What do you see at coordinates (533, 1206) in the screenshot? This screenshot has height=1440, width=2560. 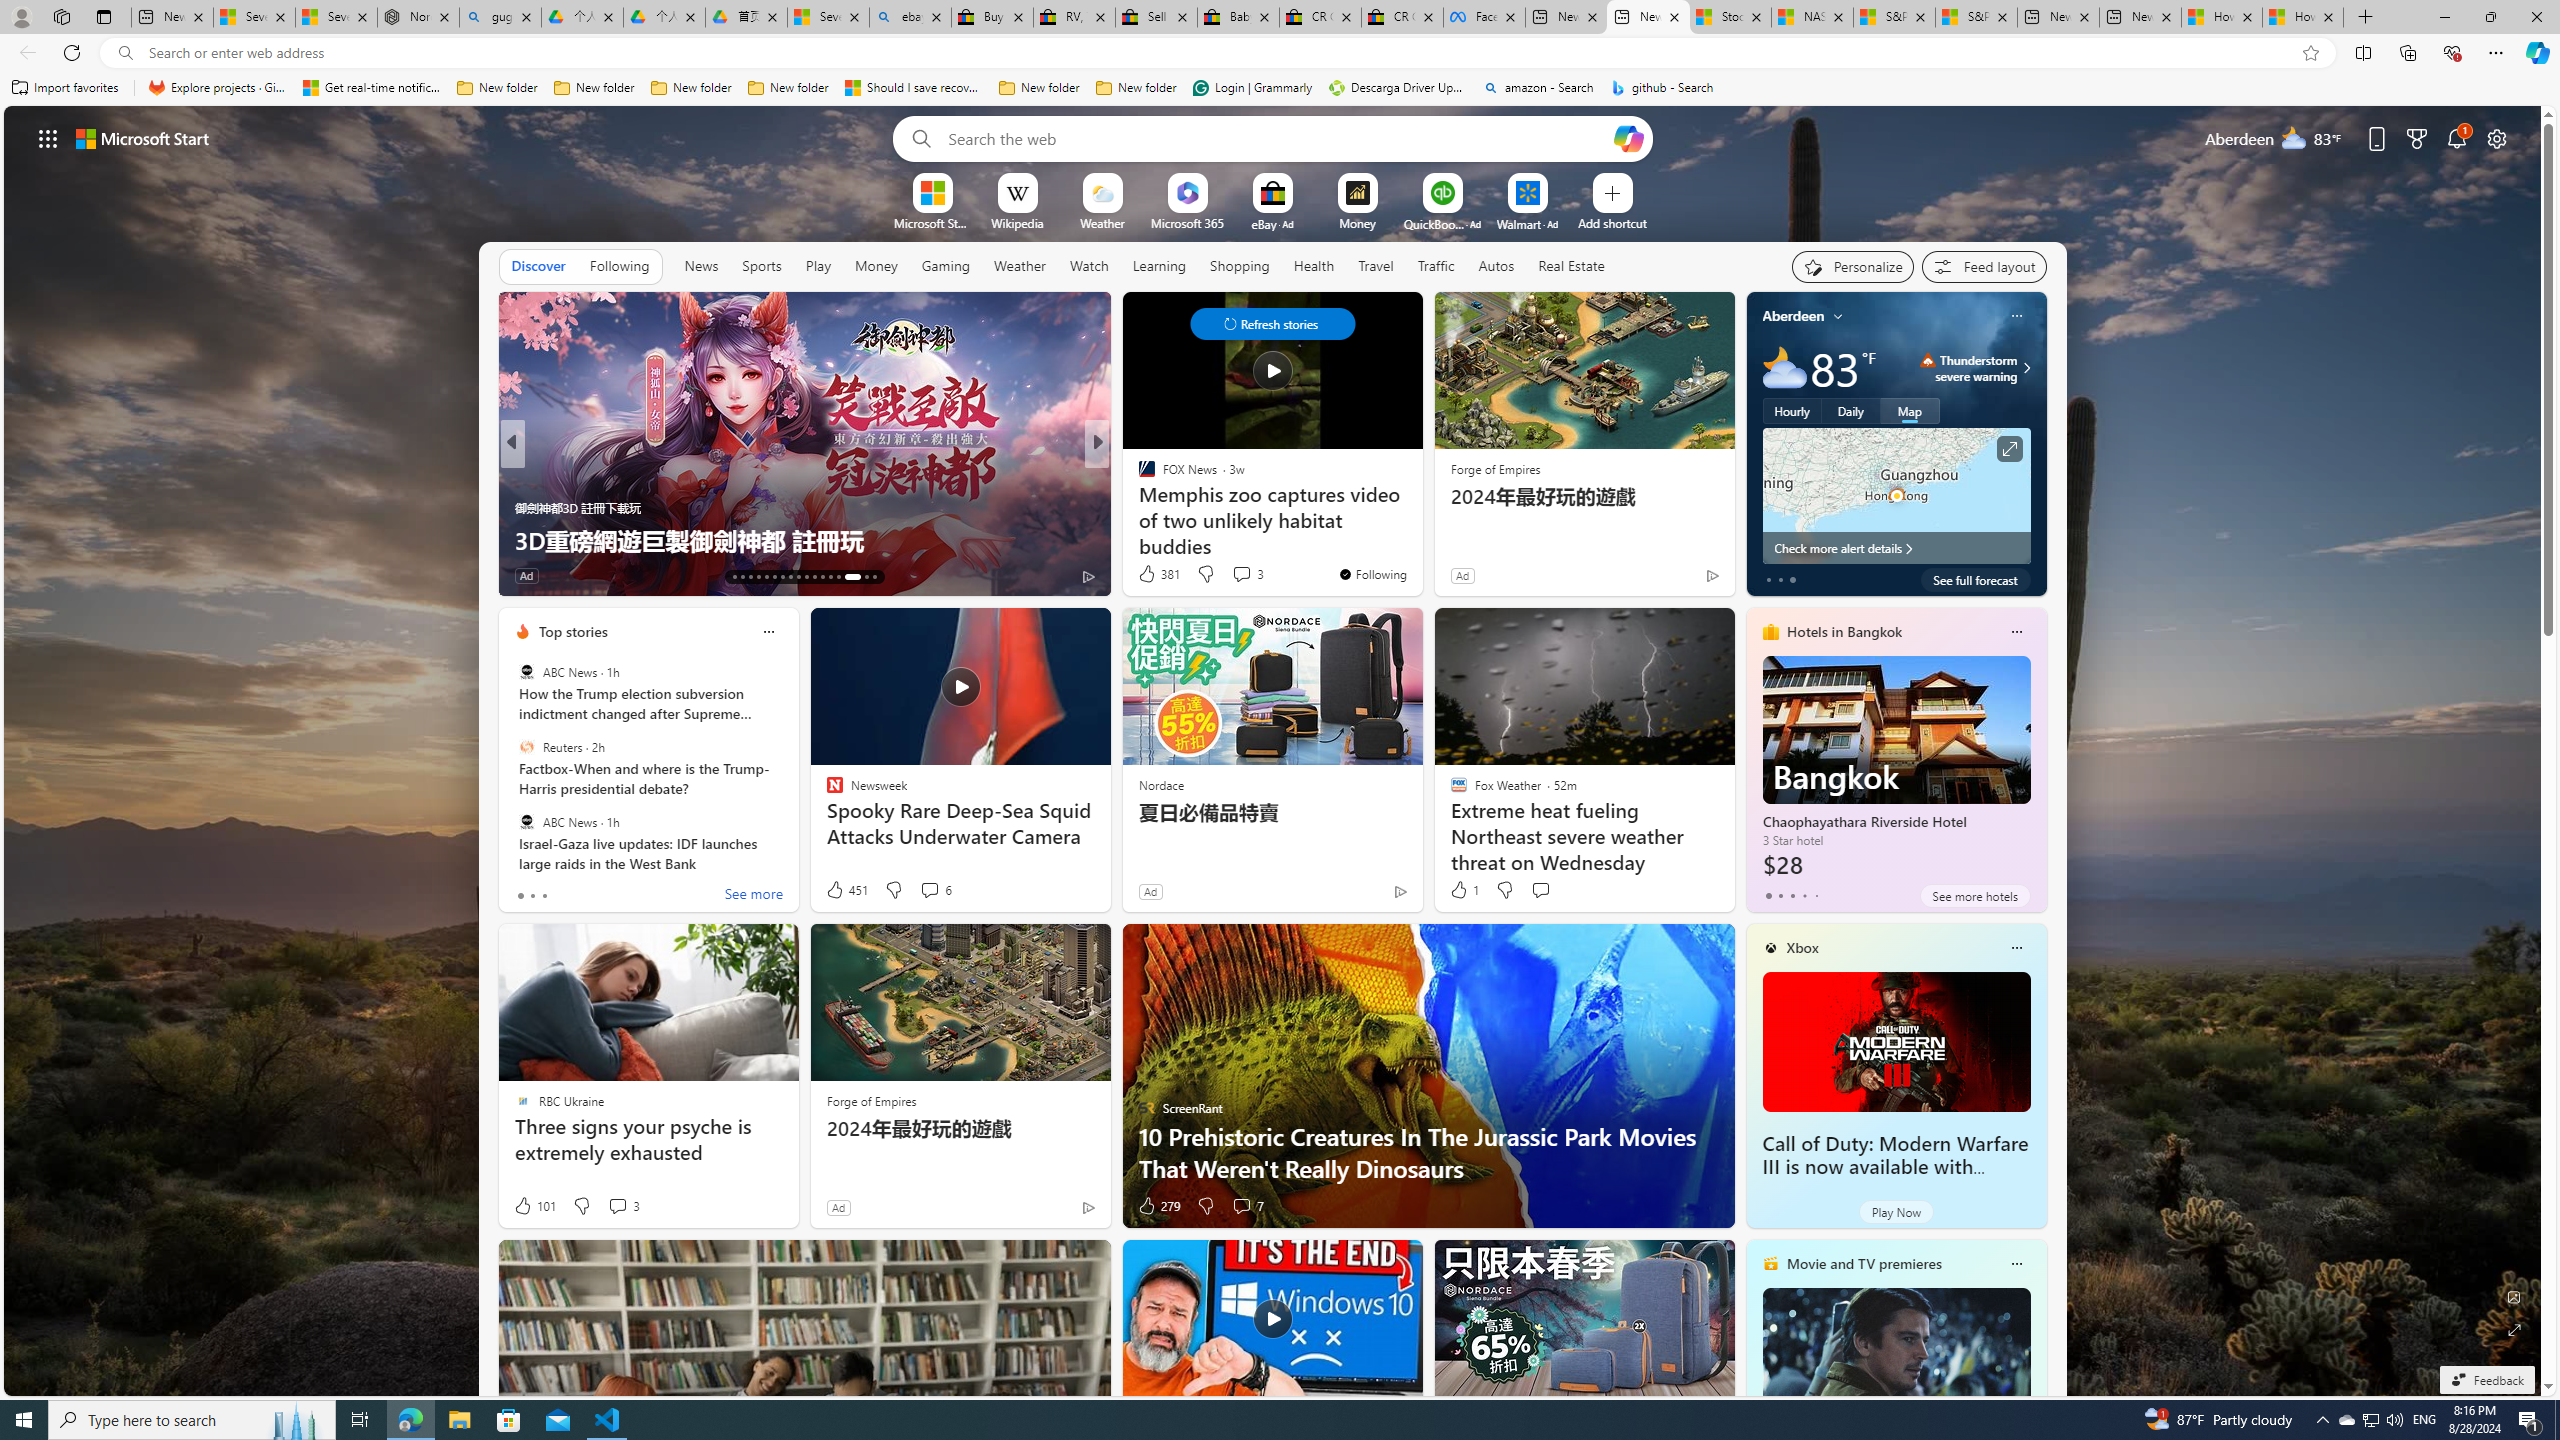 I see `'101 Like'` at bounding box center [533, 1206].